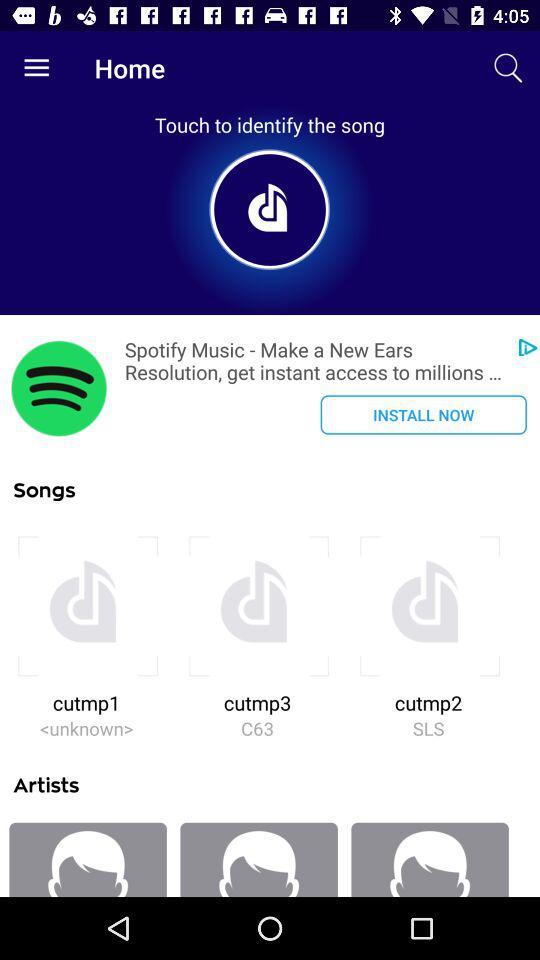  I want to click on spotify music make icon, so click(315, 360).